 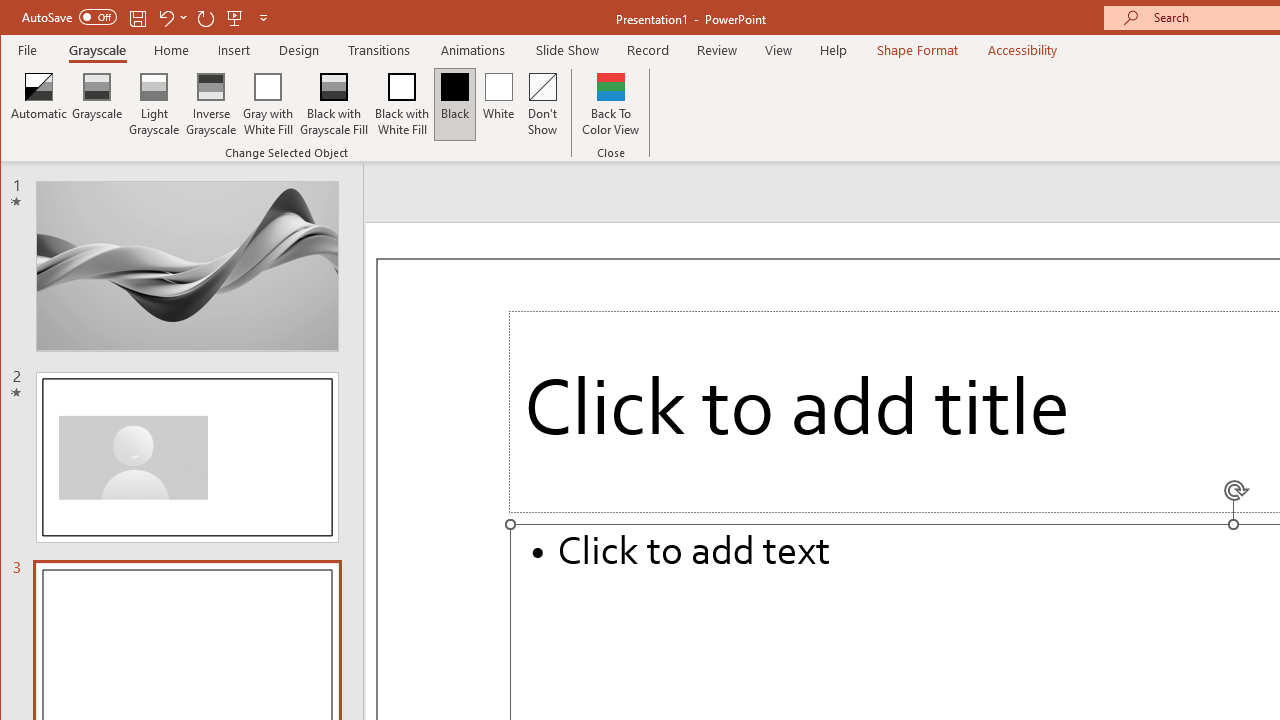 What do you see at coordinates (543, 104) in the screenshot?
I see `'Don'` at bounding box center [543, 104].